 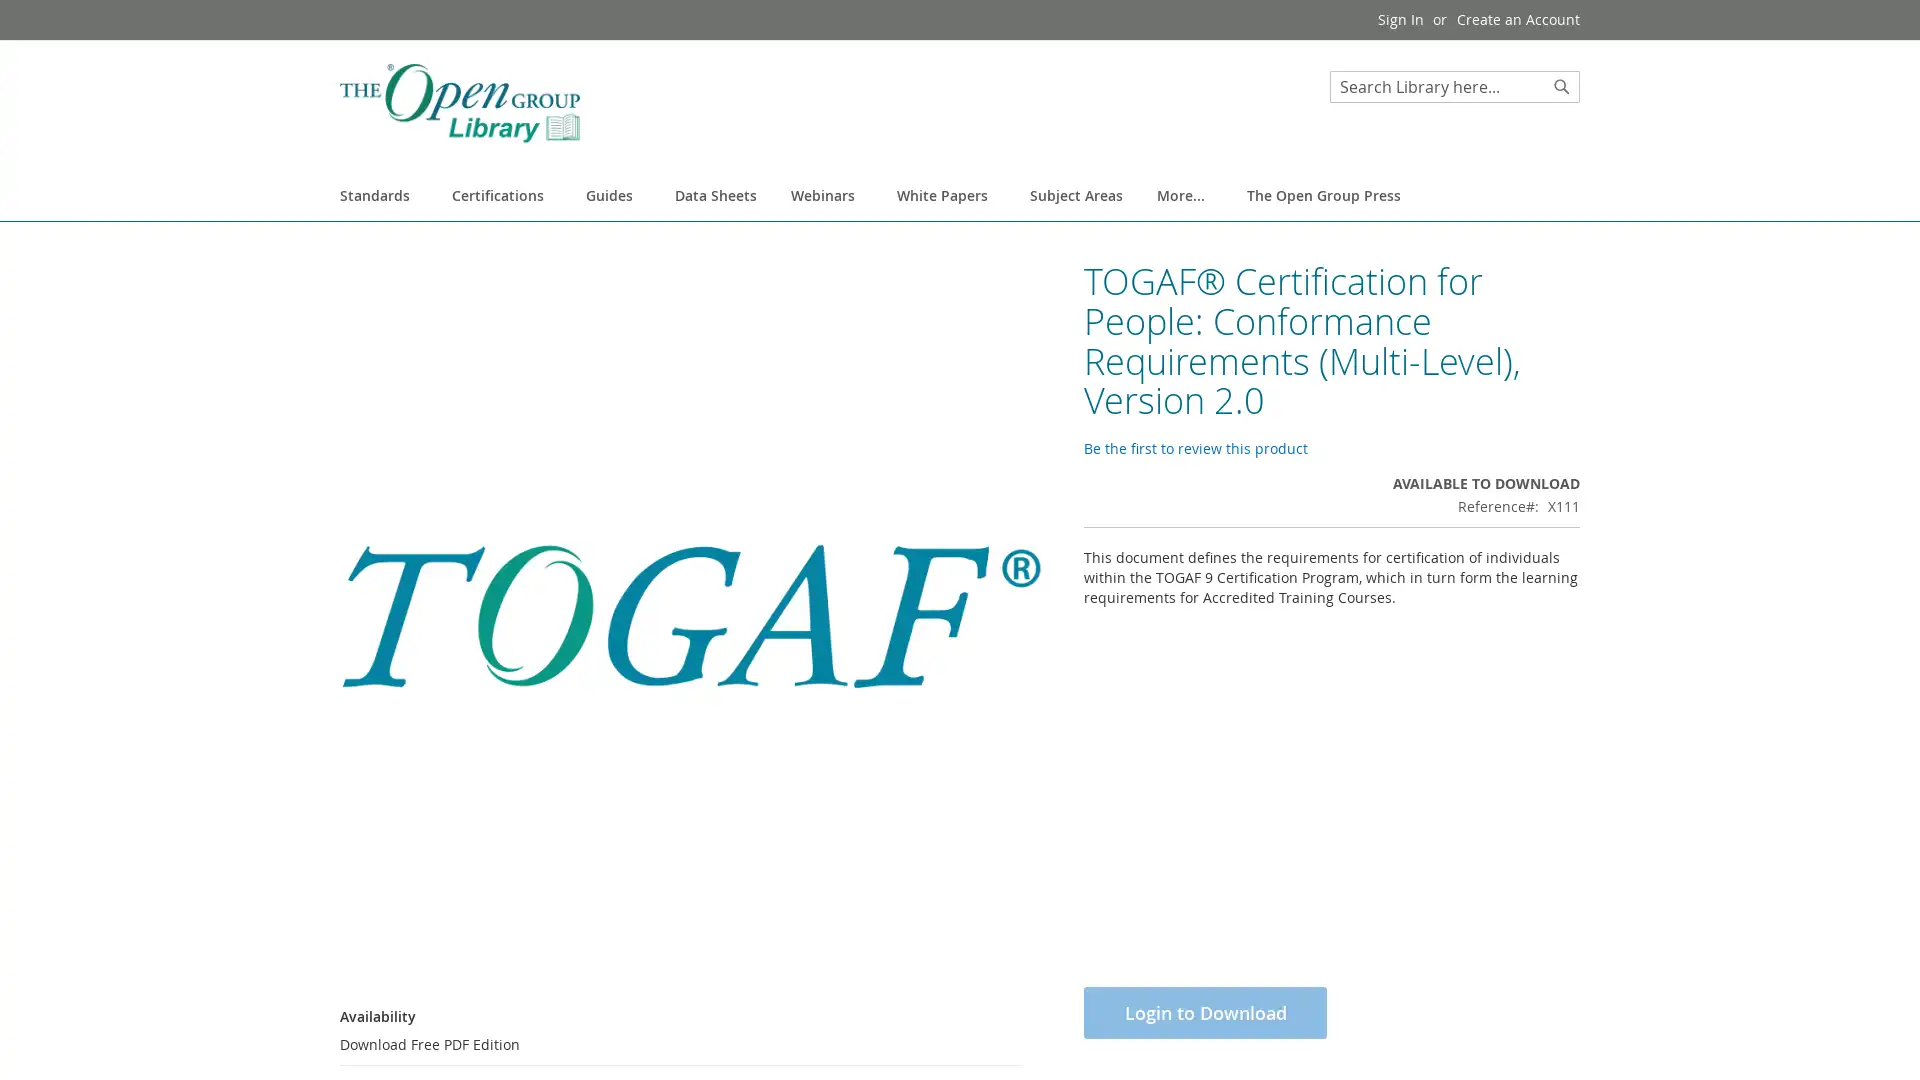 What do you see at coordinates (1560, 86) in the screenshot?
I see `Search` at bounding box center [1560, 86].